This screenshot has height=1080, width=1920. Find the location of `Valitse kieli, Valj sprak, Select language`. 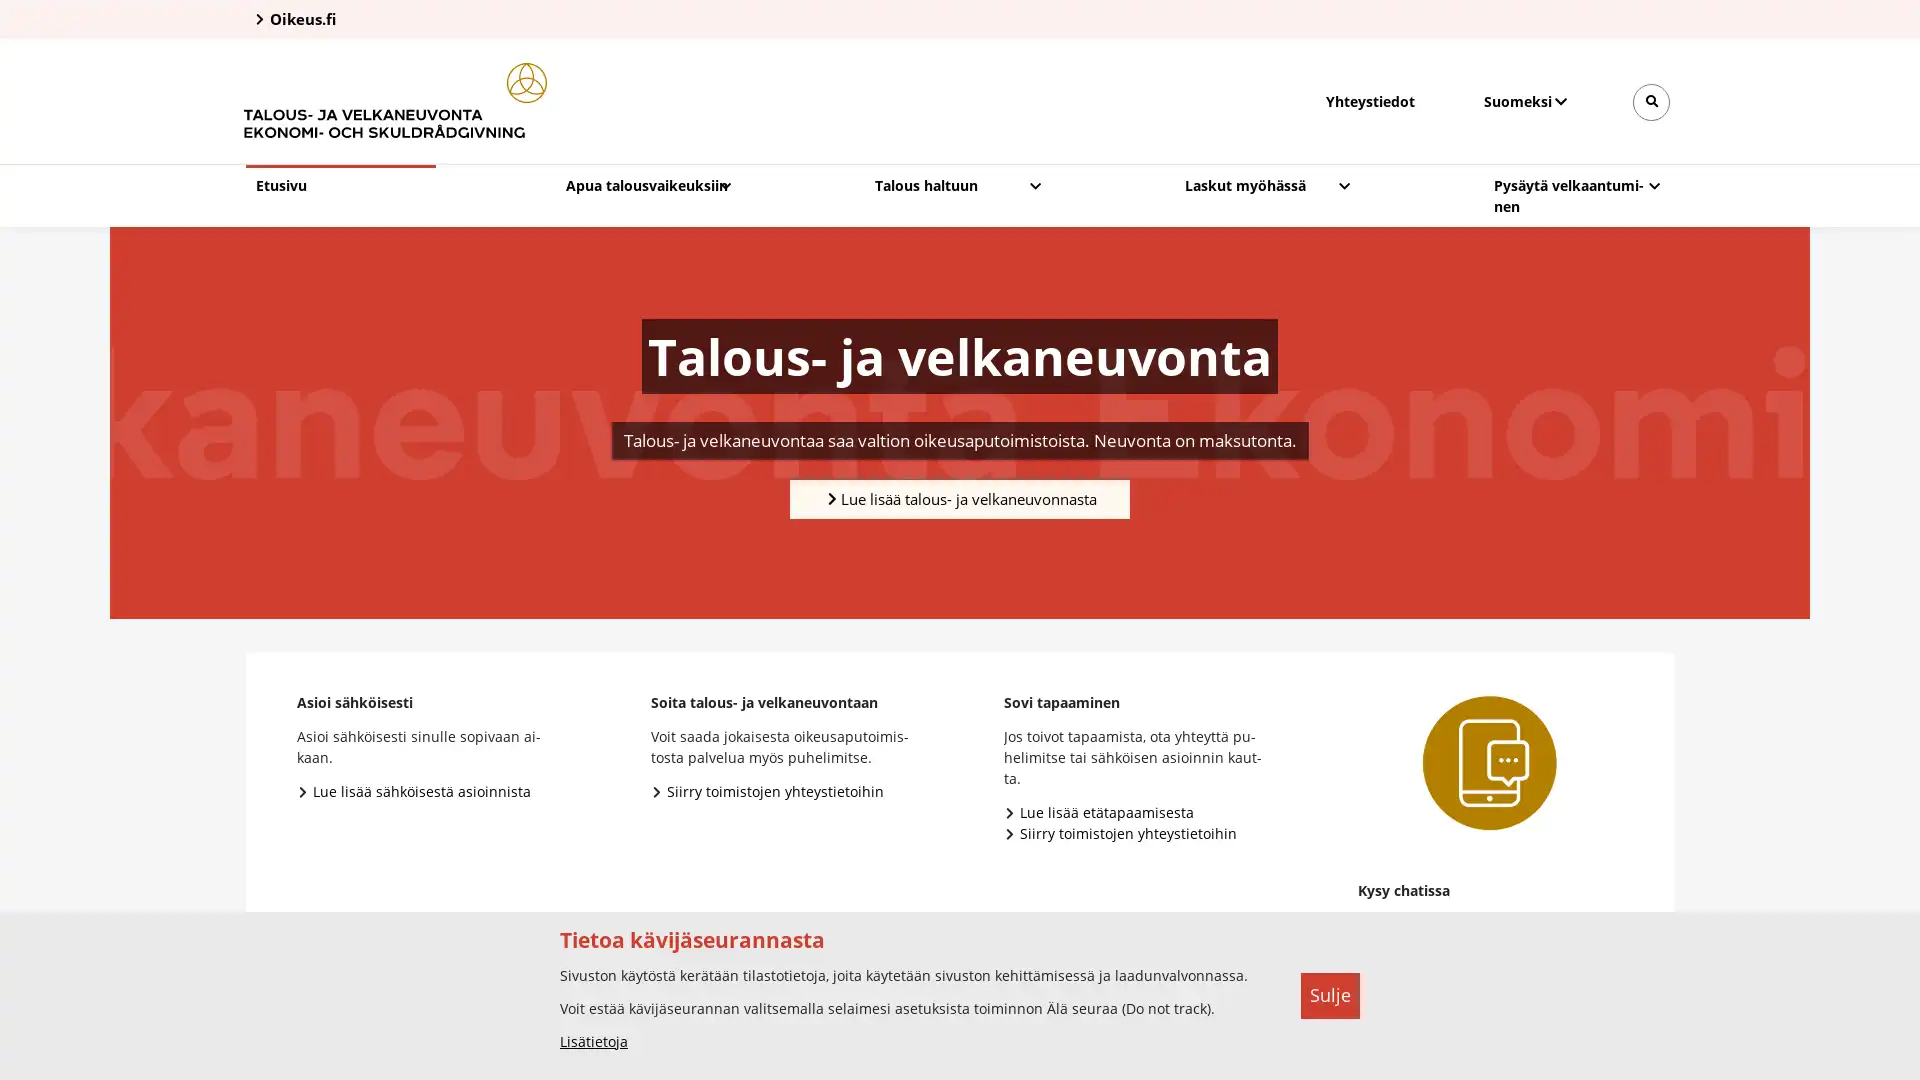

Valitse kieli, Valj sprak, Select language is located at coordinates (1515, 101).